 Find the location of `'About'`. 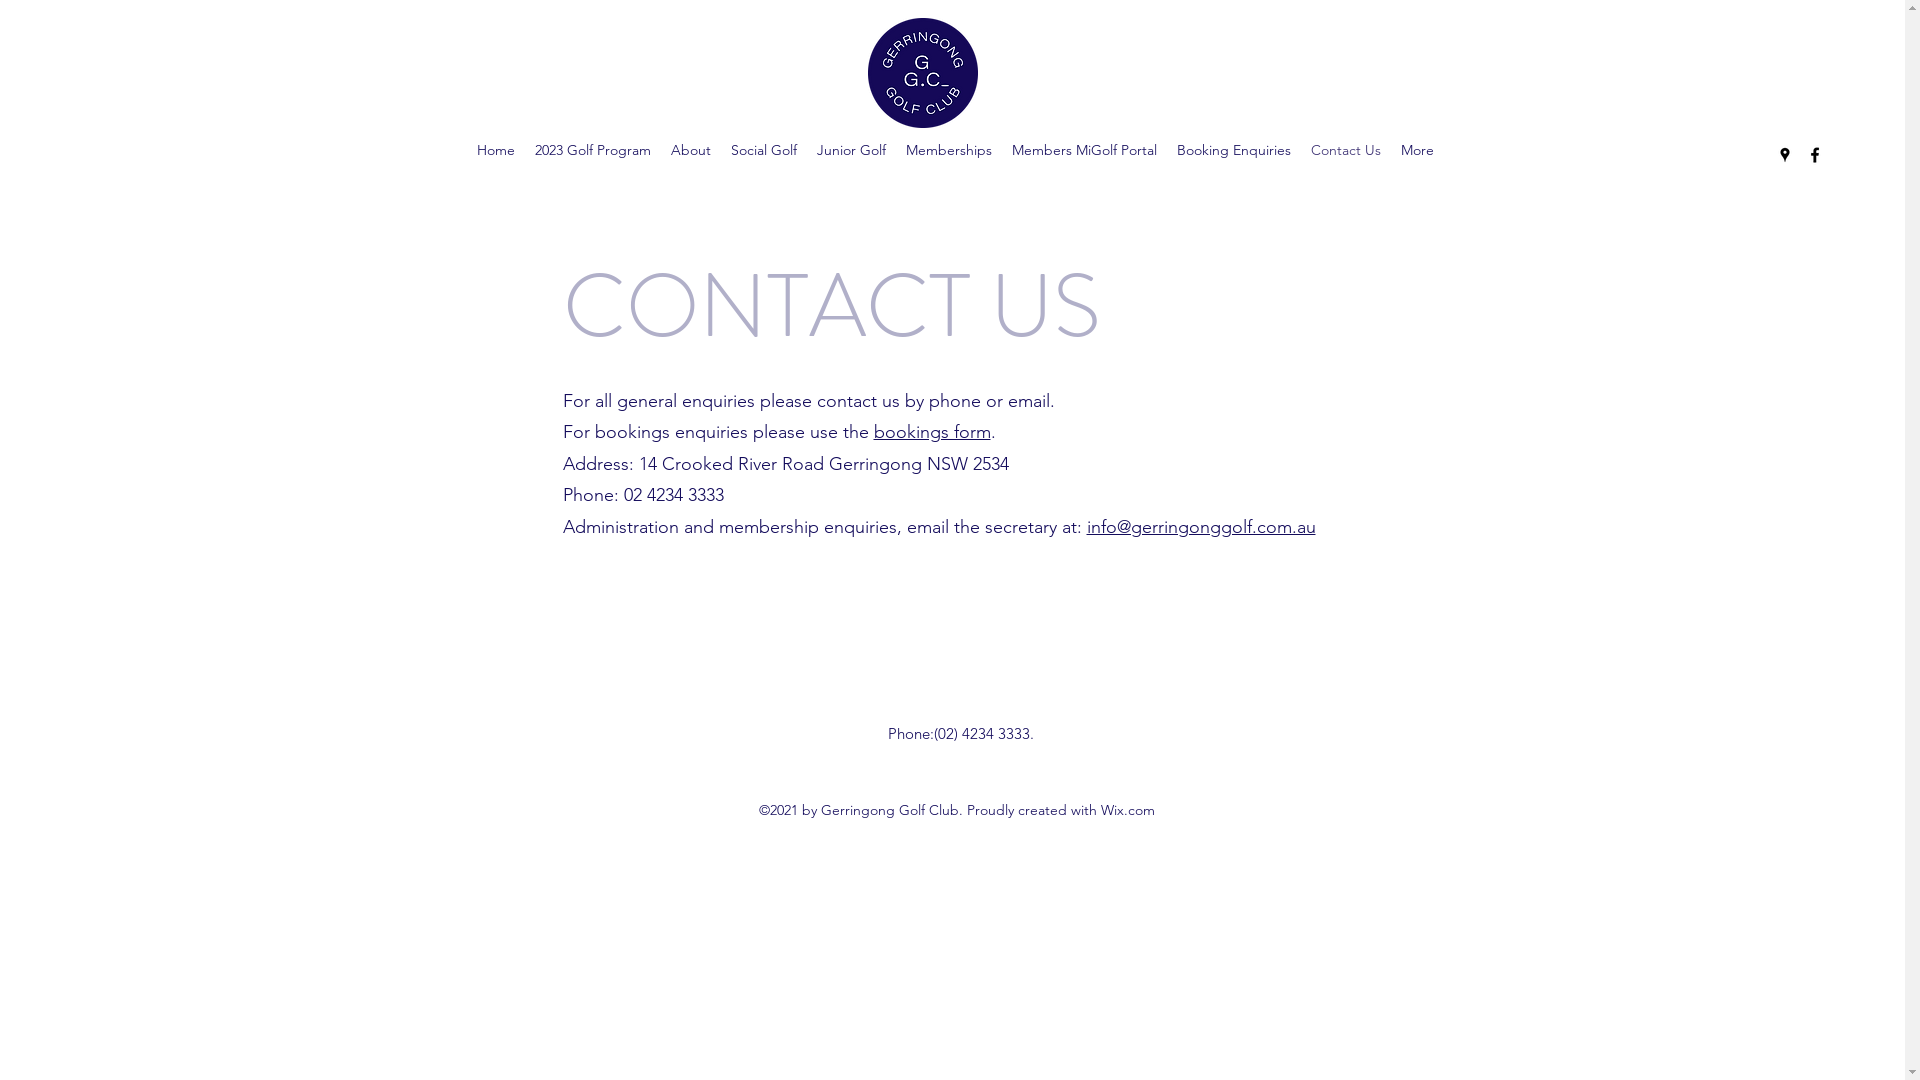

'About' is located at coordinates (691, 149).